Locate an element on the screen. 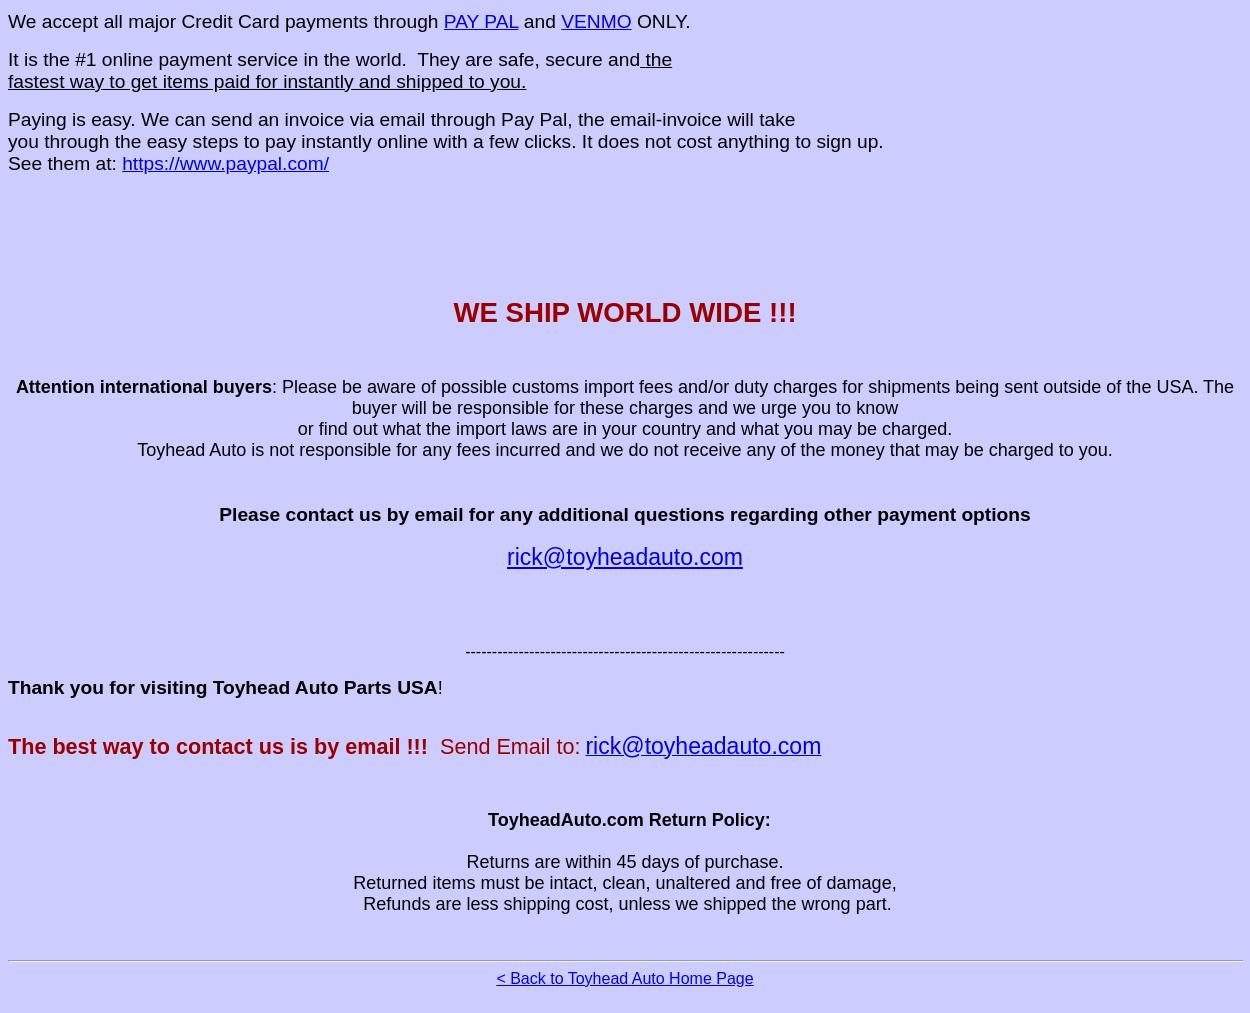 This screenshot has height=1013, width=1250. '!' is located at coordinates (438, 686).